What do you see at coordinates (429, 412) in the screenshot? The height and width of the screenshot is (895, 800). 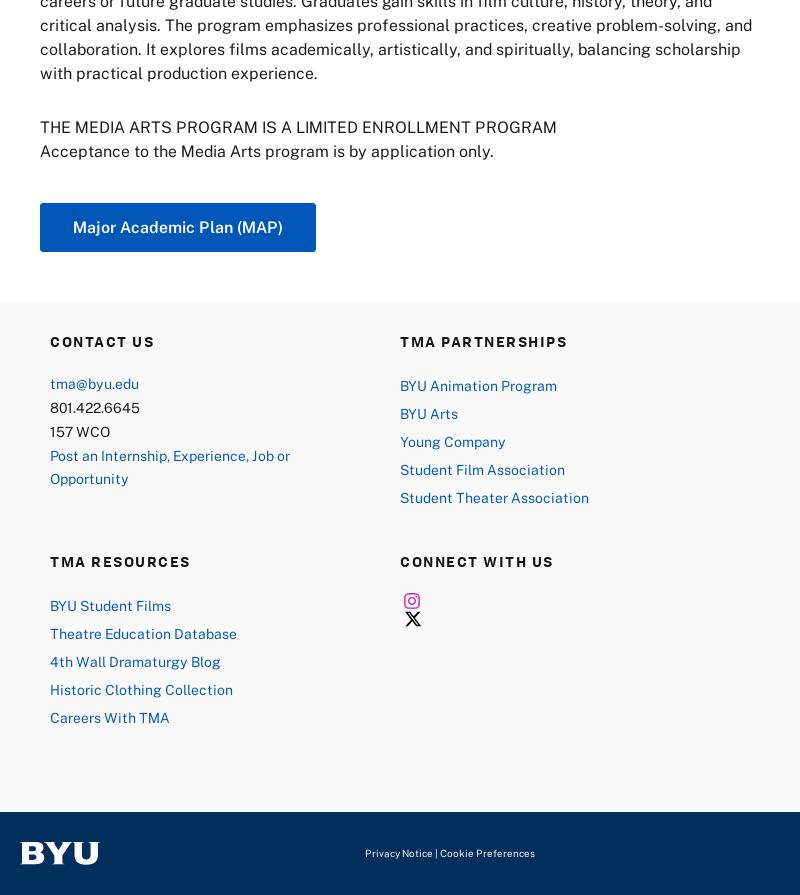 I see `'BYU Arts'` at bounding box center [429, 412].